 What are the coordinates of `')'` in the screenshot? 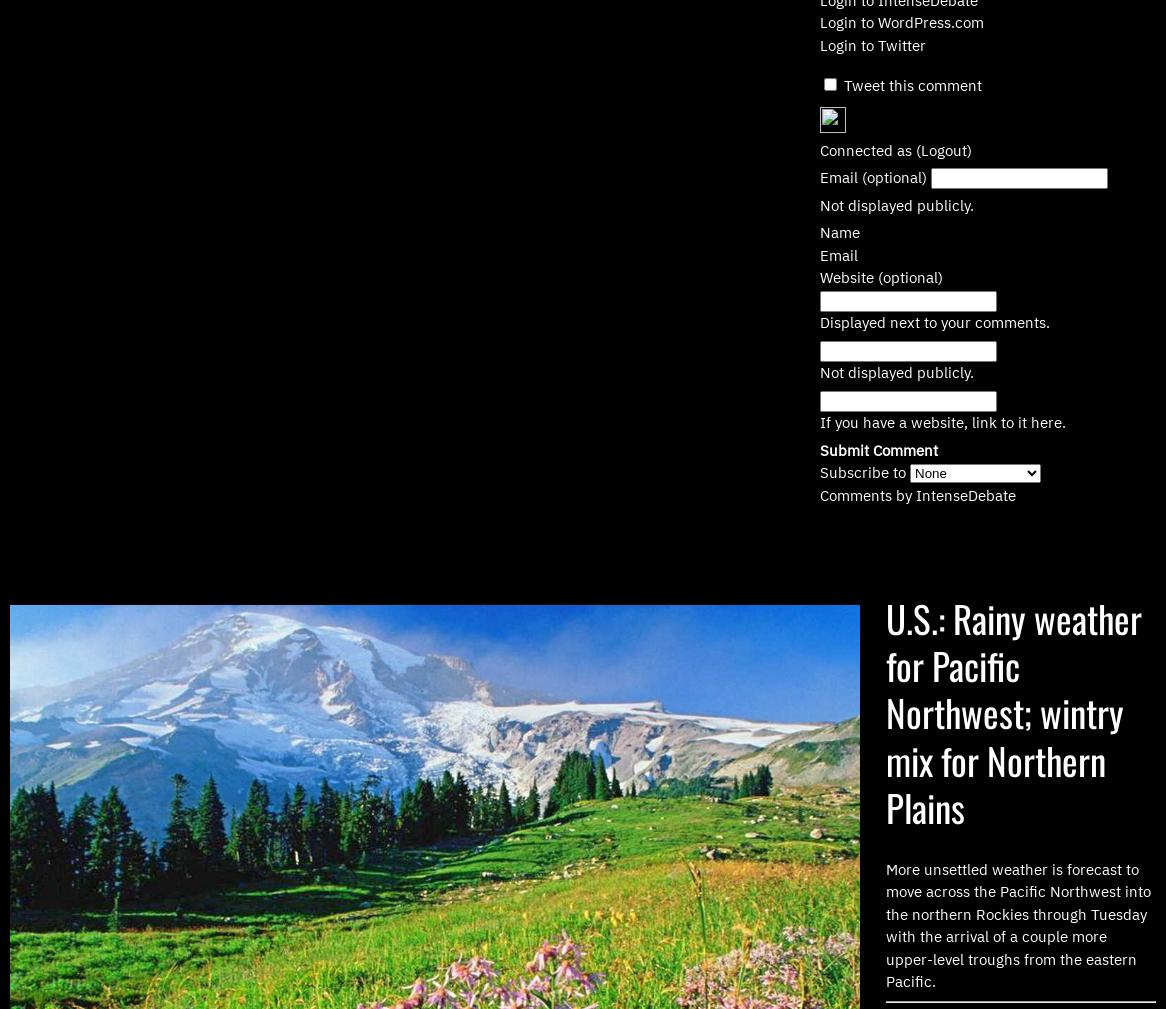 It's located at (969, 148).